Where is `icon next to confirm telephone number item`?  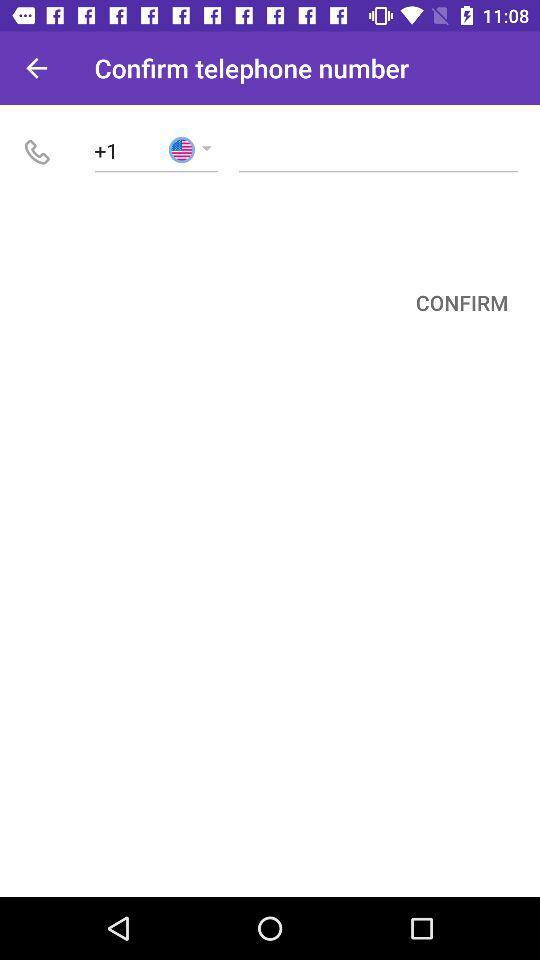 icon next to confirm telephone number item is located at coordinates (36, 68).